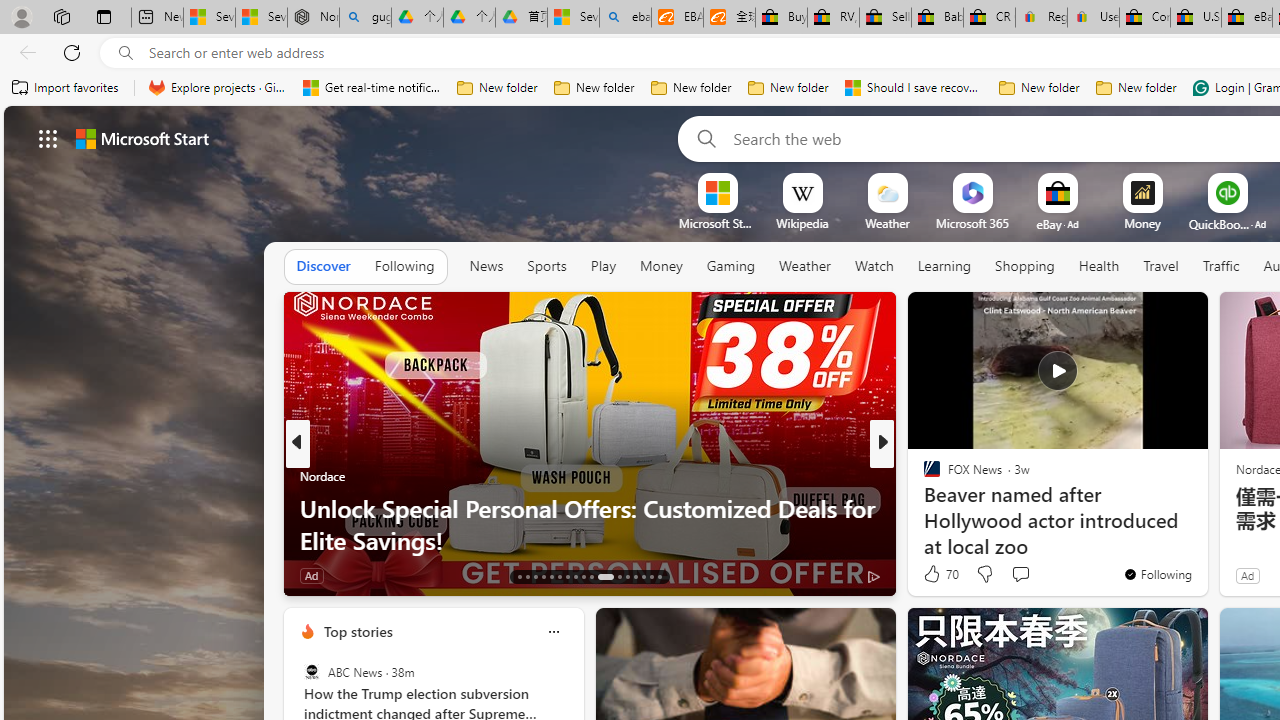  I want to click on 'Register: Create a personal eBay account', so click(1040, 17).